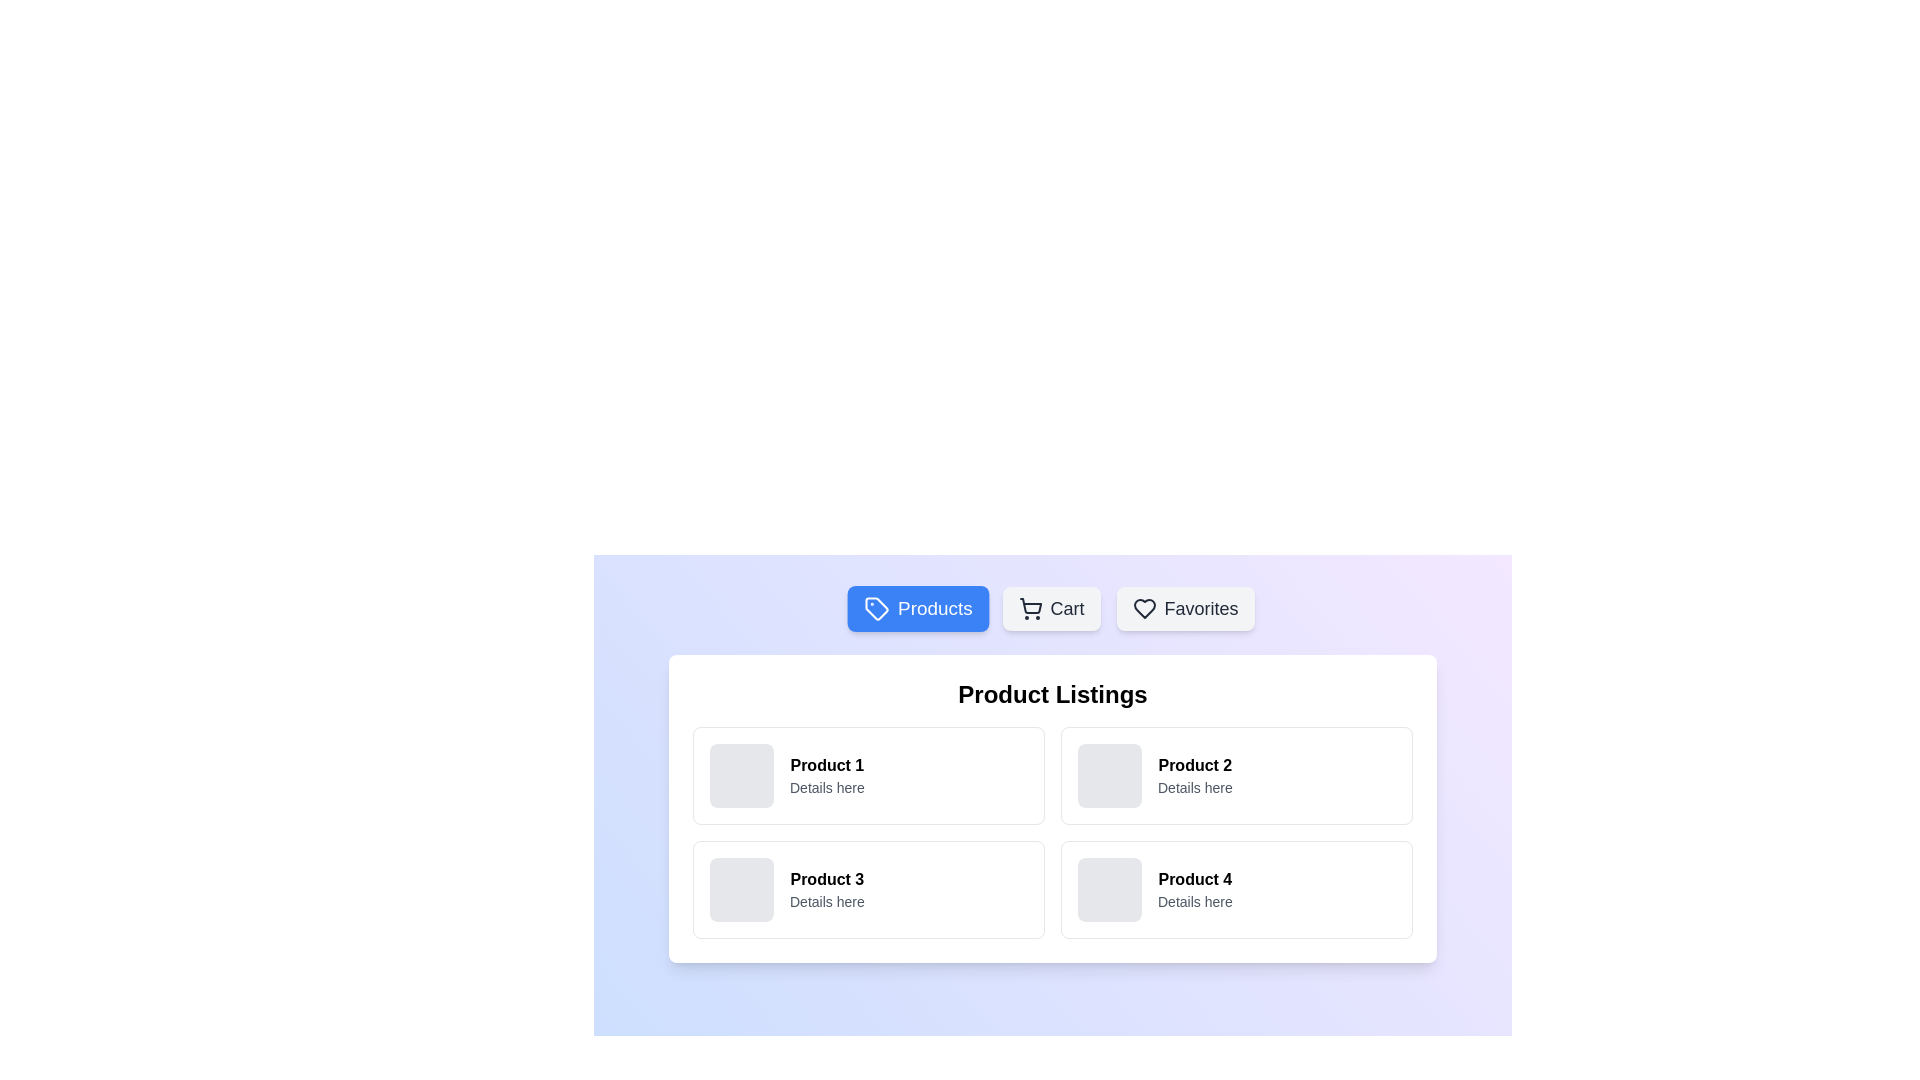  What do you see at coordinates (1030, 608) in the screenshot?
I see `the 'Cart' button in the navigation bar` at bounding box center [1030, 608].